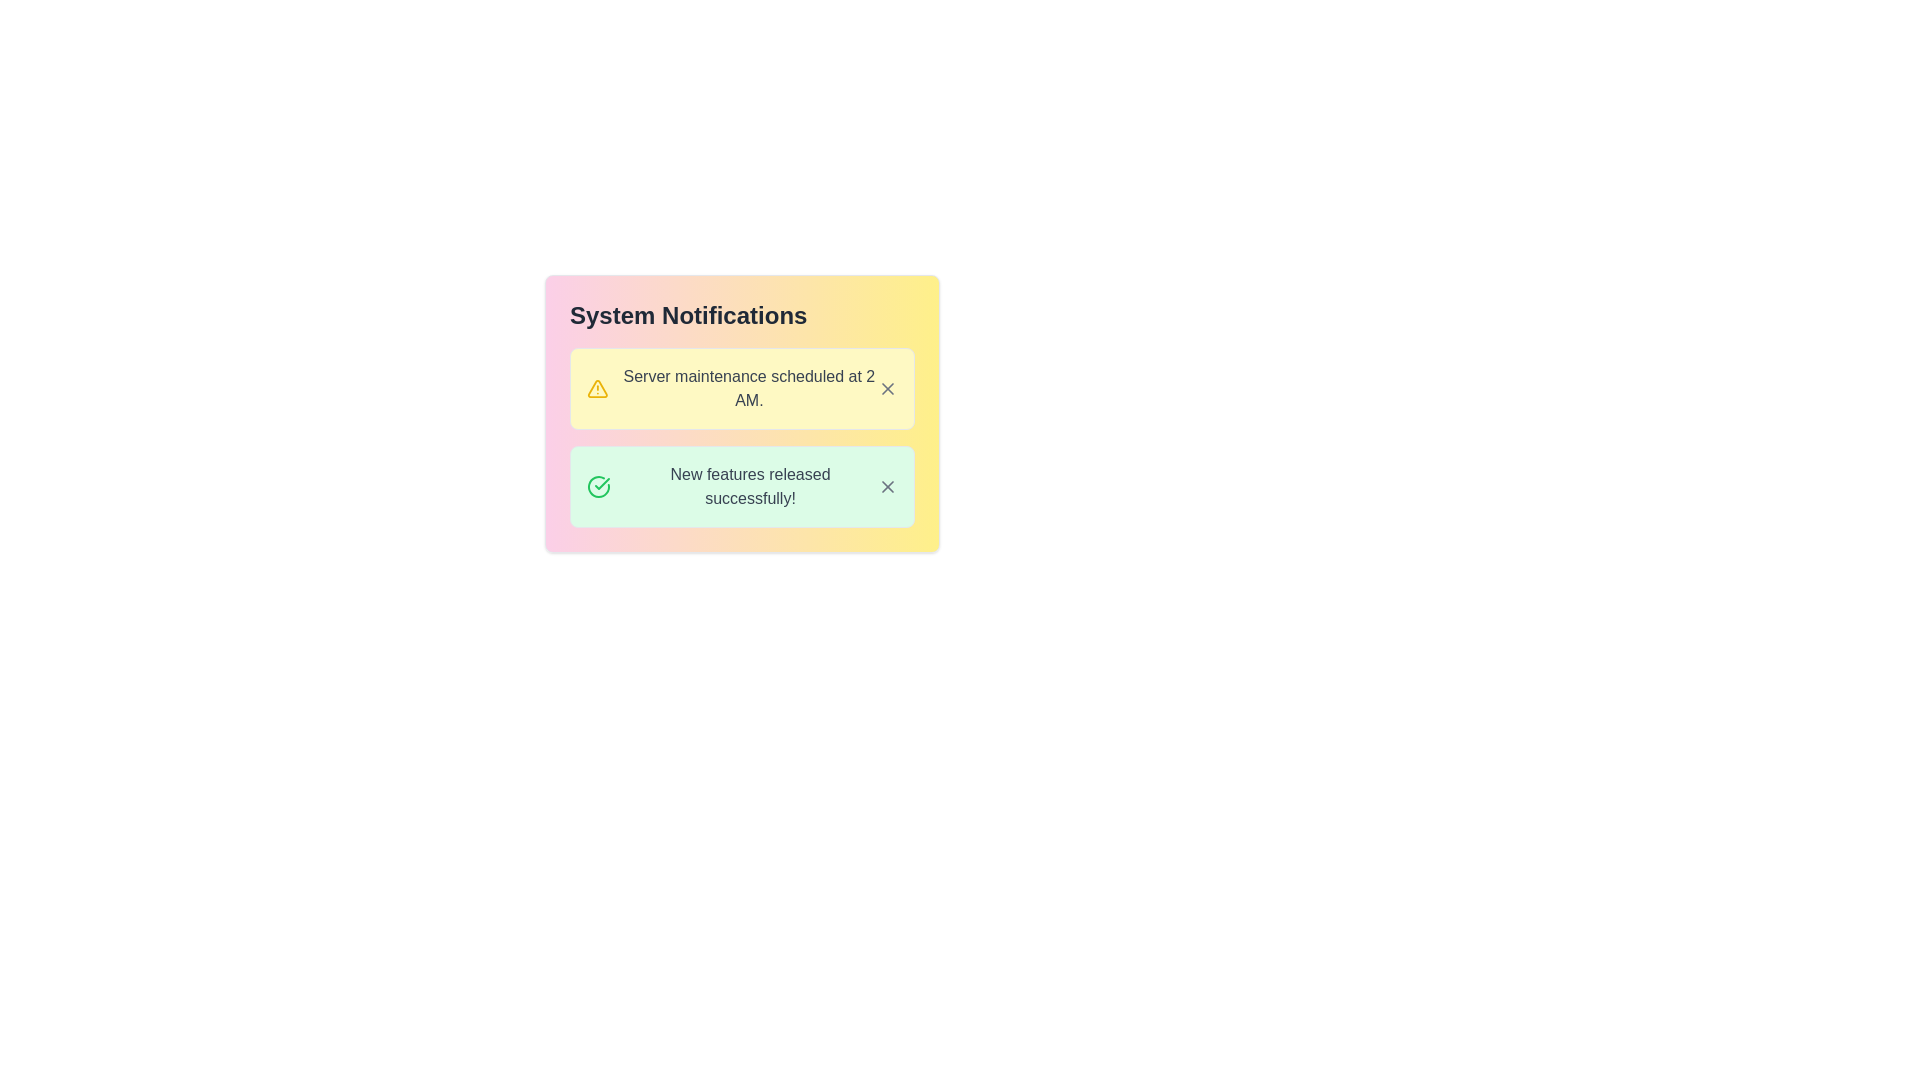  I want to click on the close button (cross icon) located at the top-right corner of the notification card labeled 'Server maintenance scheduled at 2 AM' for visual feedback, so click(887, 389).